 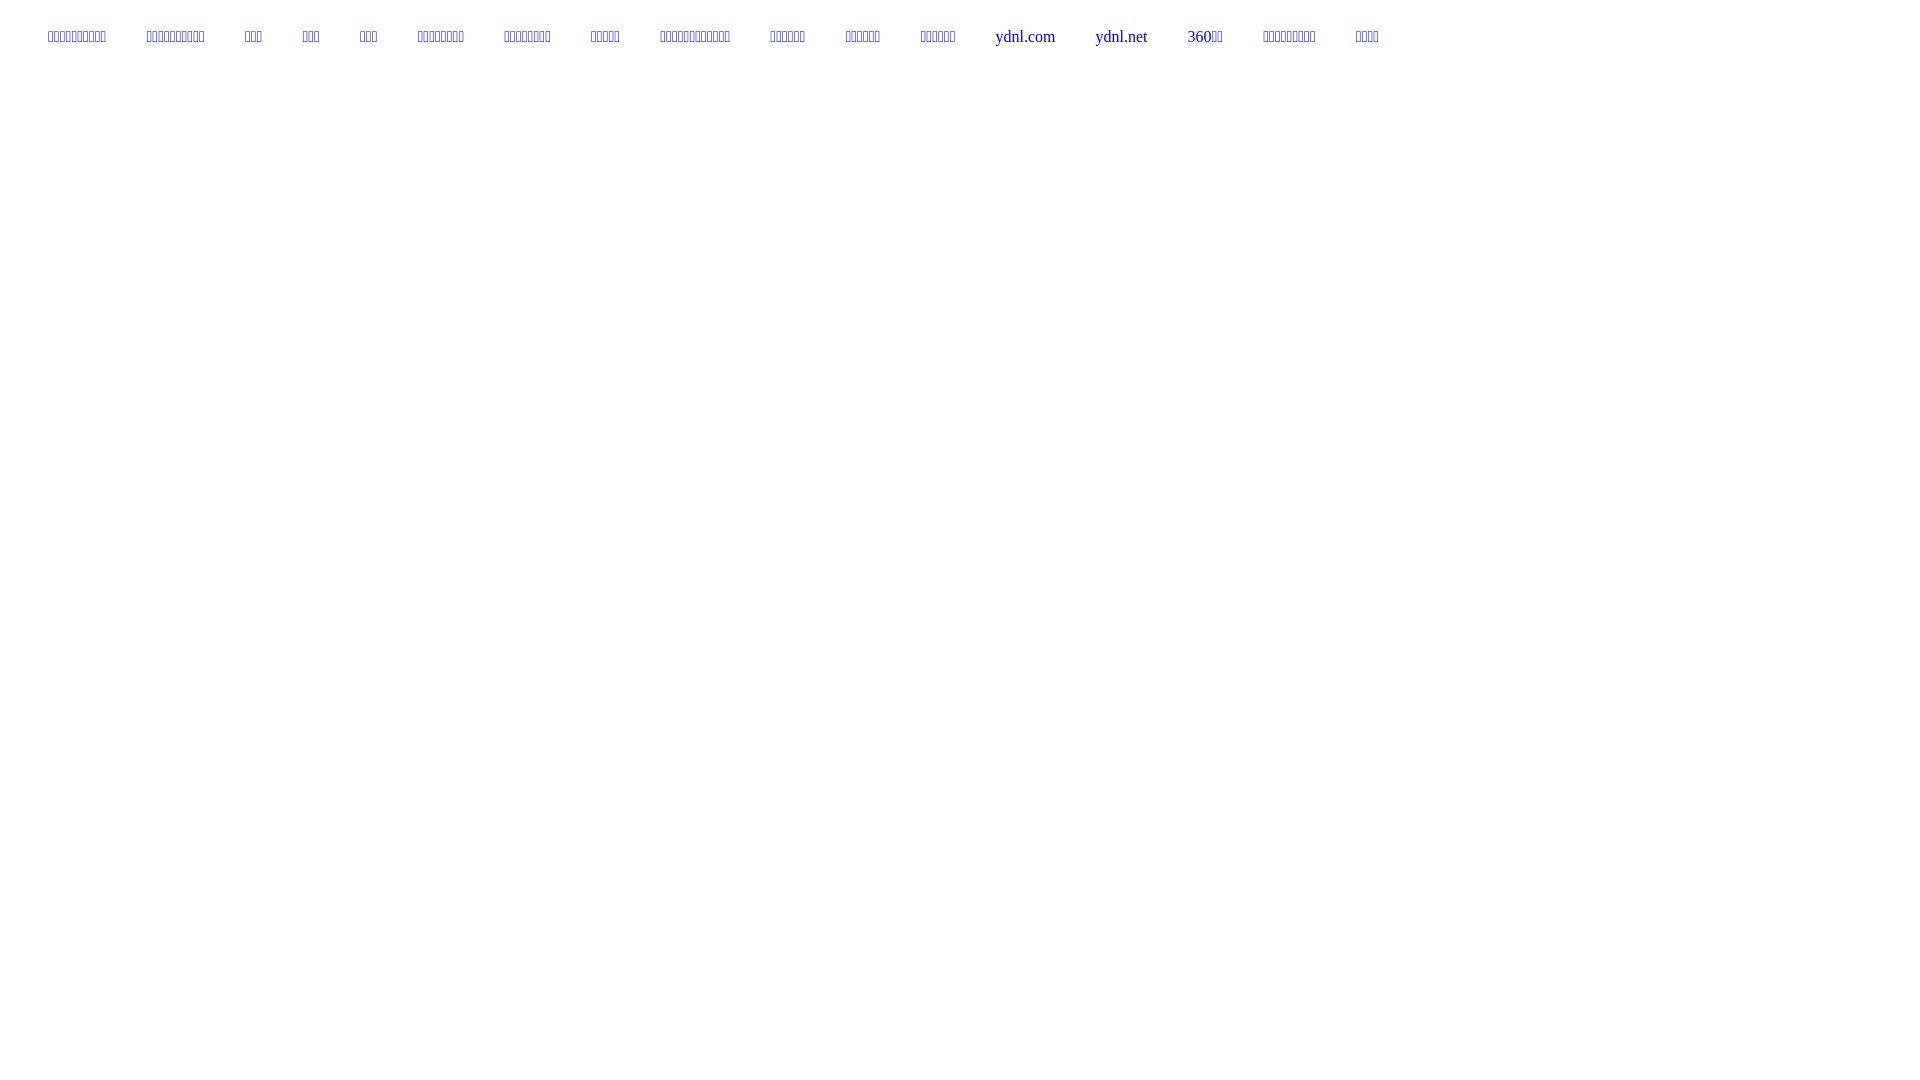 I want to click on 'ydnl.com', so click(x=975, y=37).